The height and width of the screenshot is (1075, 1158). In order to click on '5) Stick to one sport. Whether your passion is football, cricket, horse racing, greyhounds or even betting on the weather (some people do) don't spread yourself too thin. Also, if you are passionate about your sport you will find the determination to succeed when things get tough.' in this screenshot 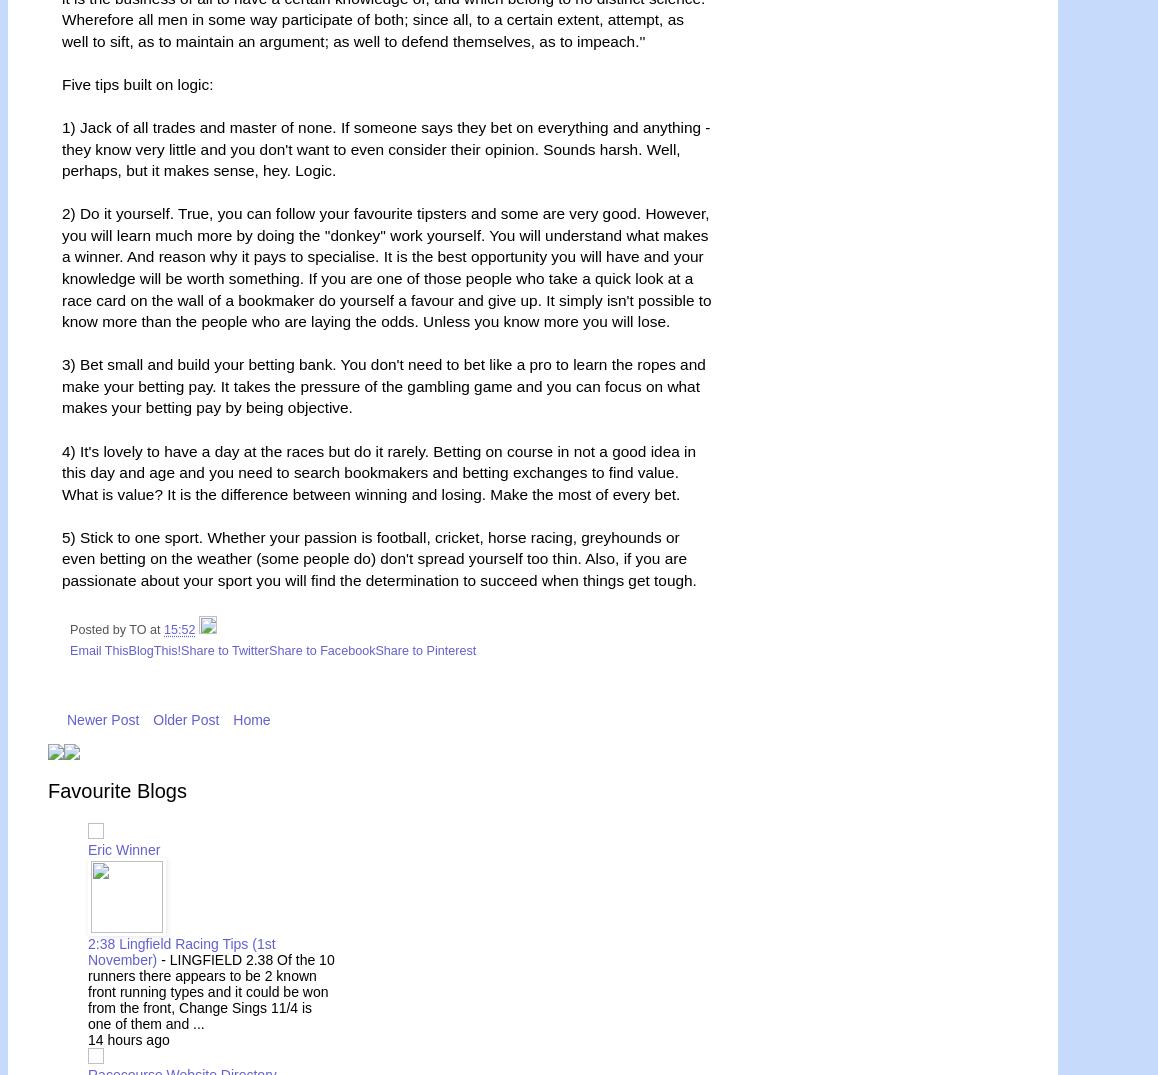, I will do `click(380, 558)`.